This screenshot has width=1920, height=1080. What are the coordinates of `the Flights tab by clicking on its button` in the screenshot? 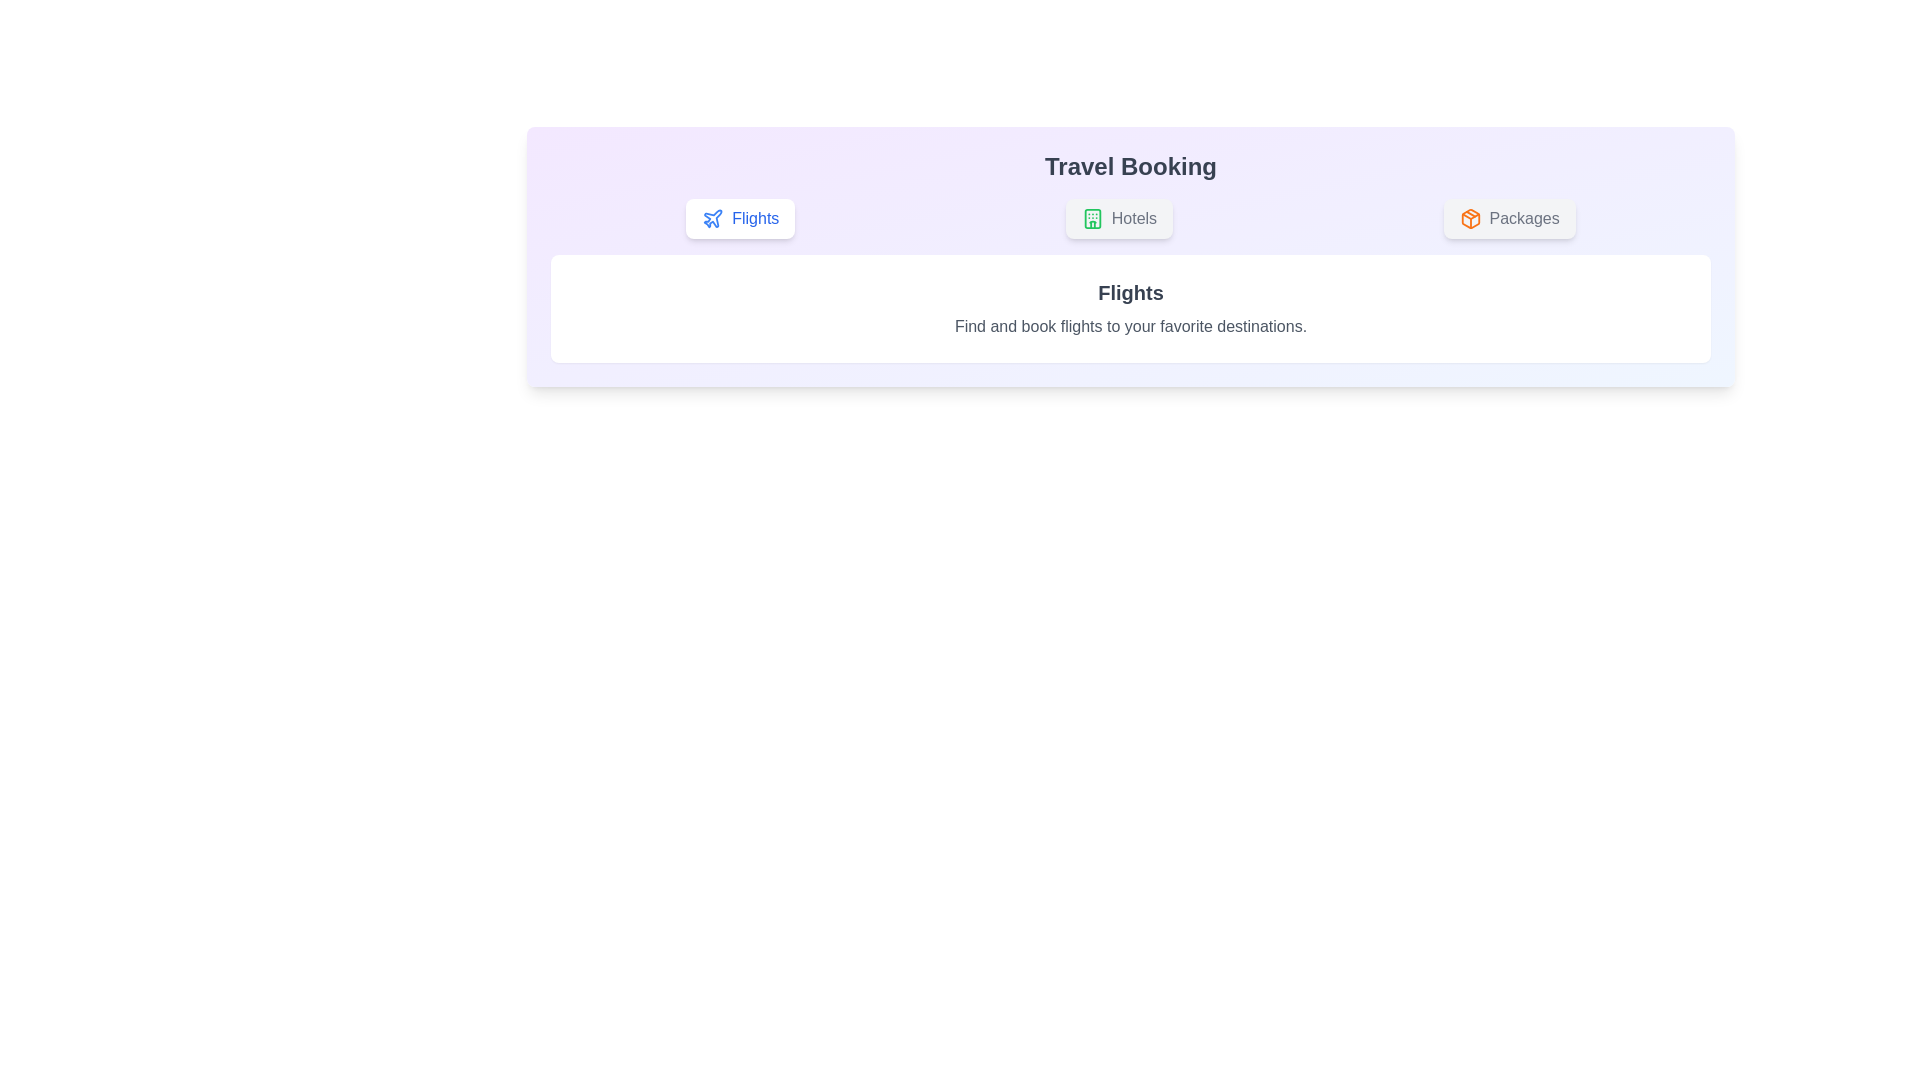 It's located at (738, 219).